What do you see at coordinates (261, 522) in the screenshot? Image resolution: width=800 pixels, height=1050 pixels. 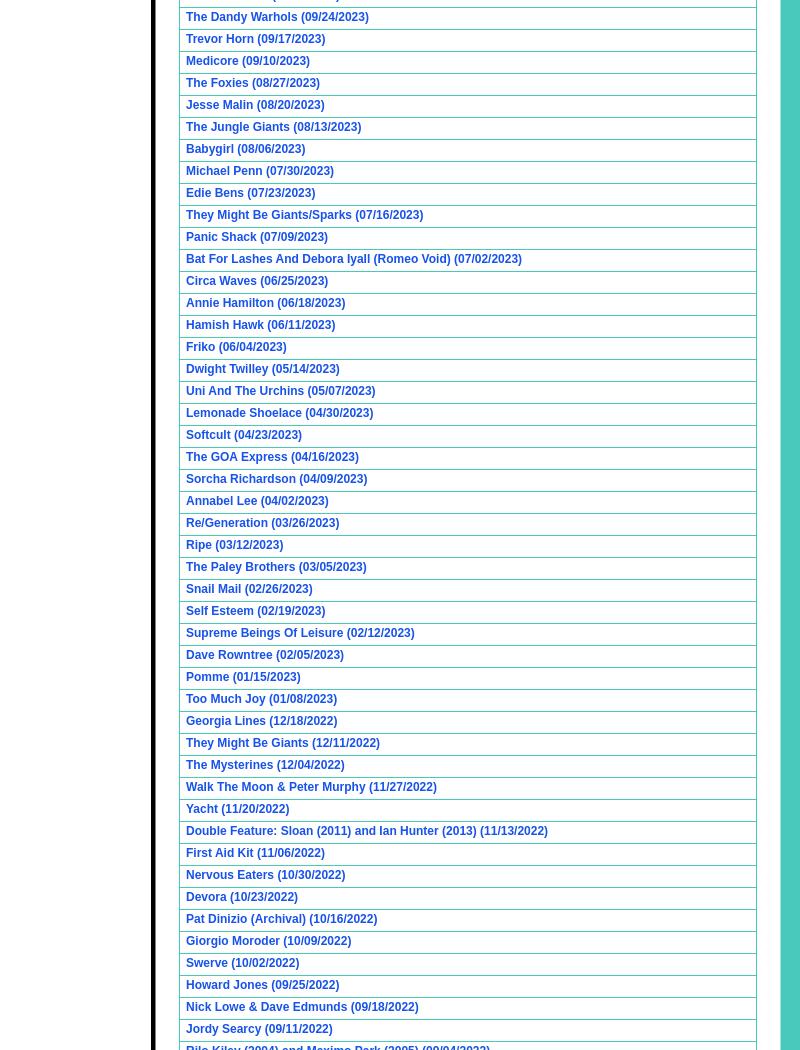 I see `'Re/Generation (03/26/2023)'` at bounding box center [261, 522].